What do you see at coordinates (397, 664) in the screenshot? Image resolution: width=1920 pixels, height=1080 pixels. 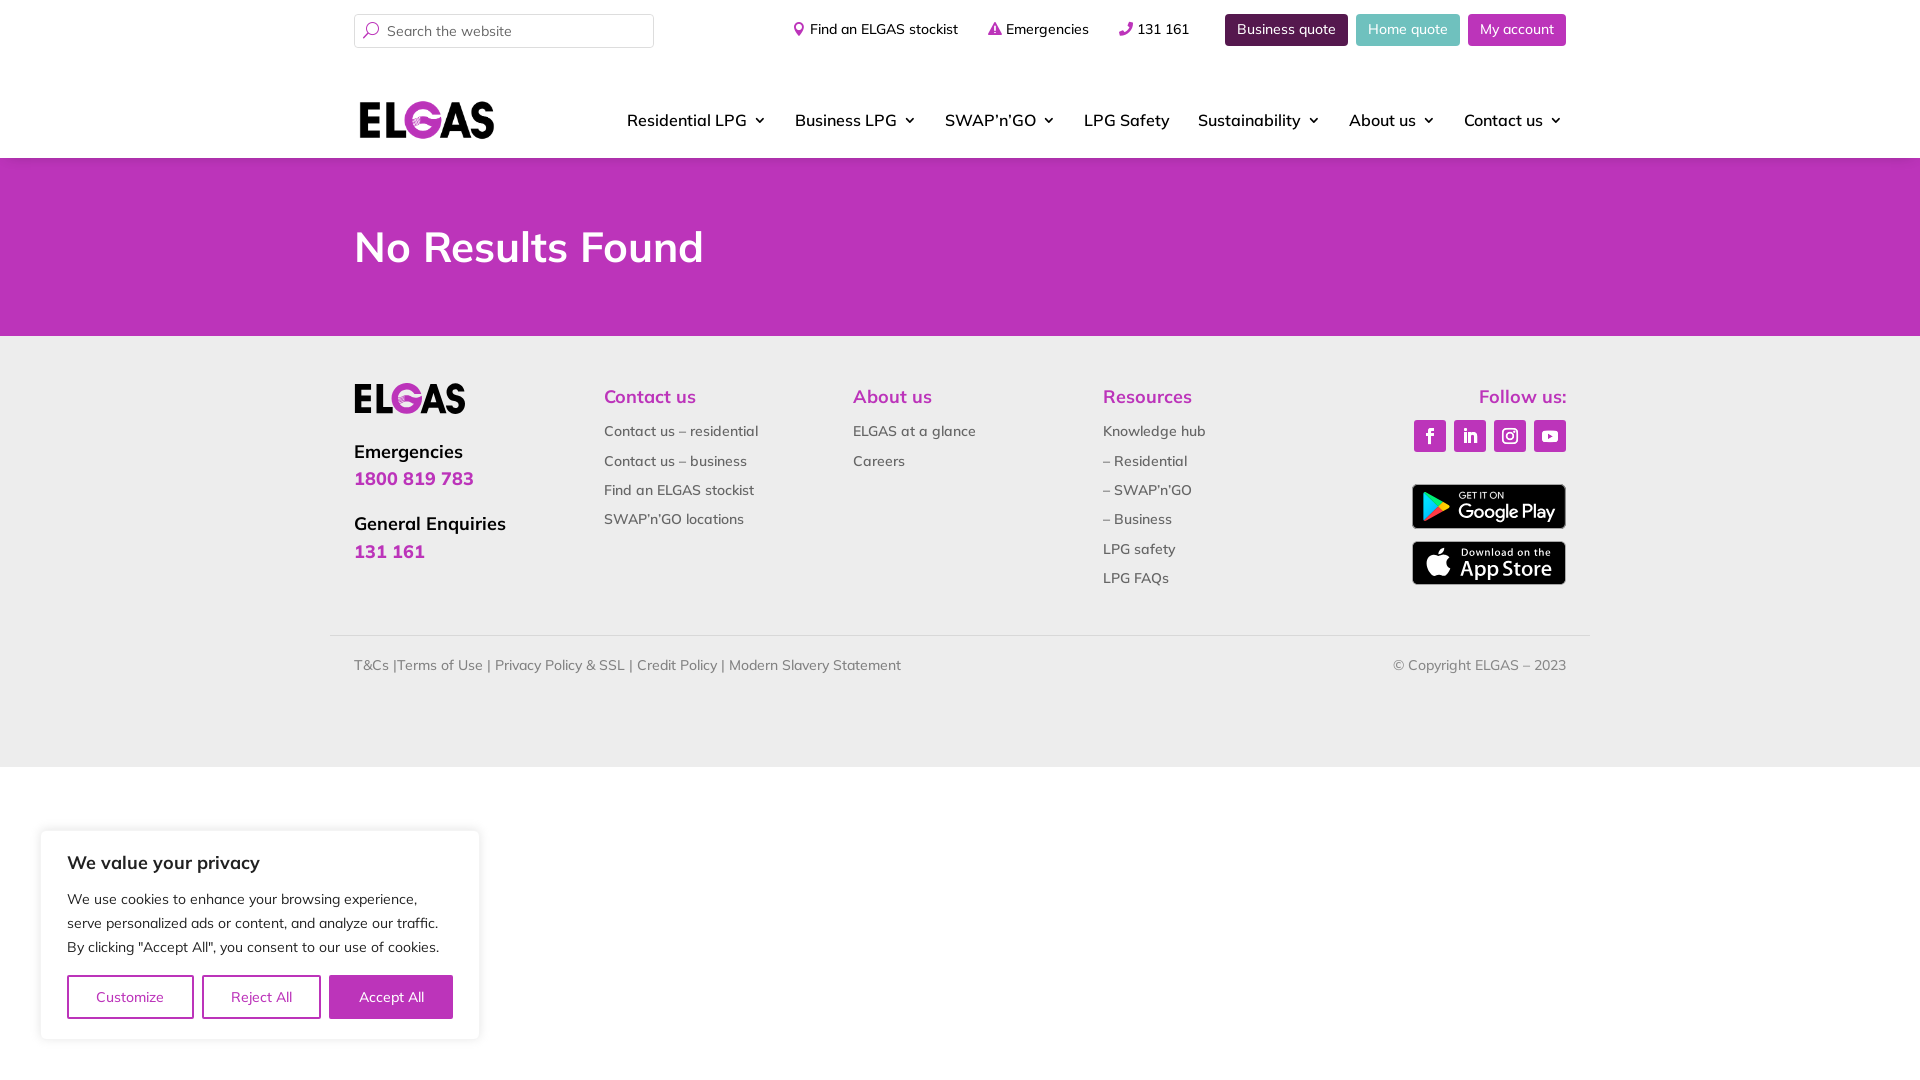 I see `'Terms of Use'` at bounding box center [397, 664].